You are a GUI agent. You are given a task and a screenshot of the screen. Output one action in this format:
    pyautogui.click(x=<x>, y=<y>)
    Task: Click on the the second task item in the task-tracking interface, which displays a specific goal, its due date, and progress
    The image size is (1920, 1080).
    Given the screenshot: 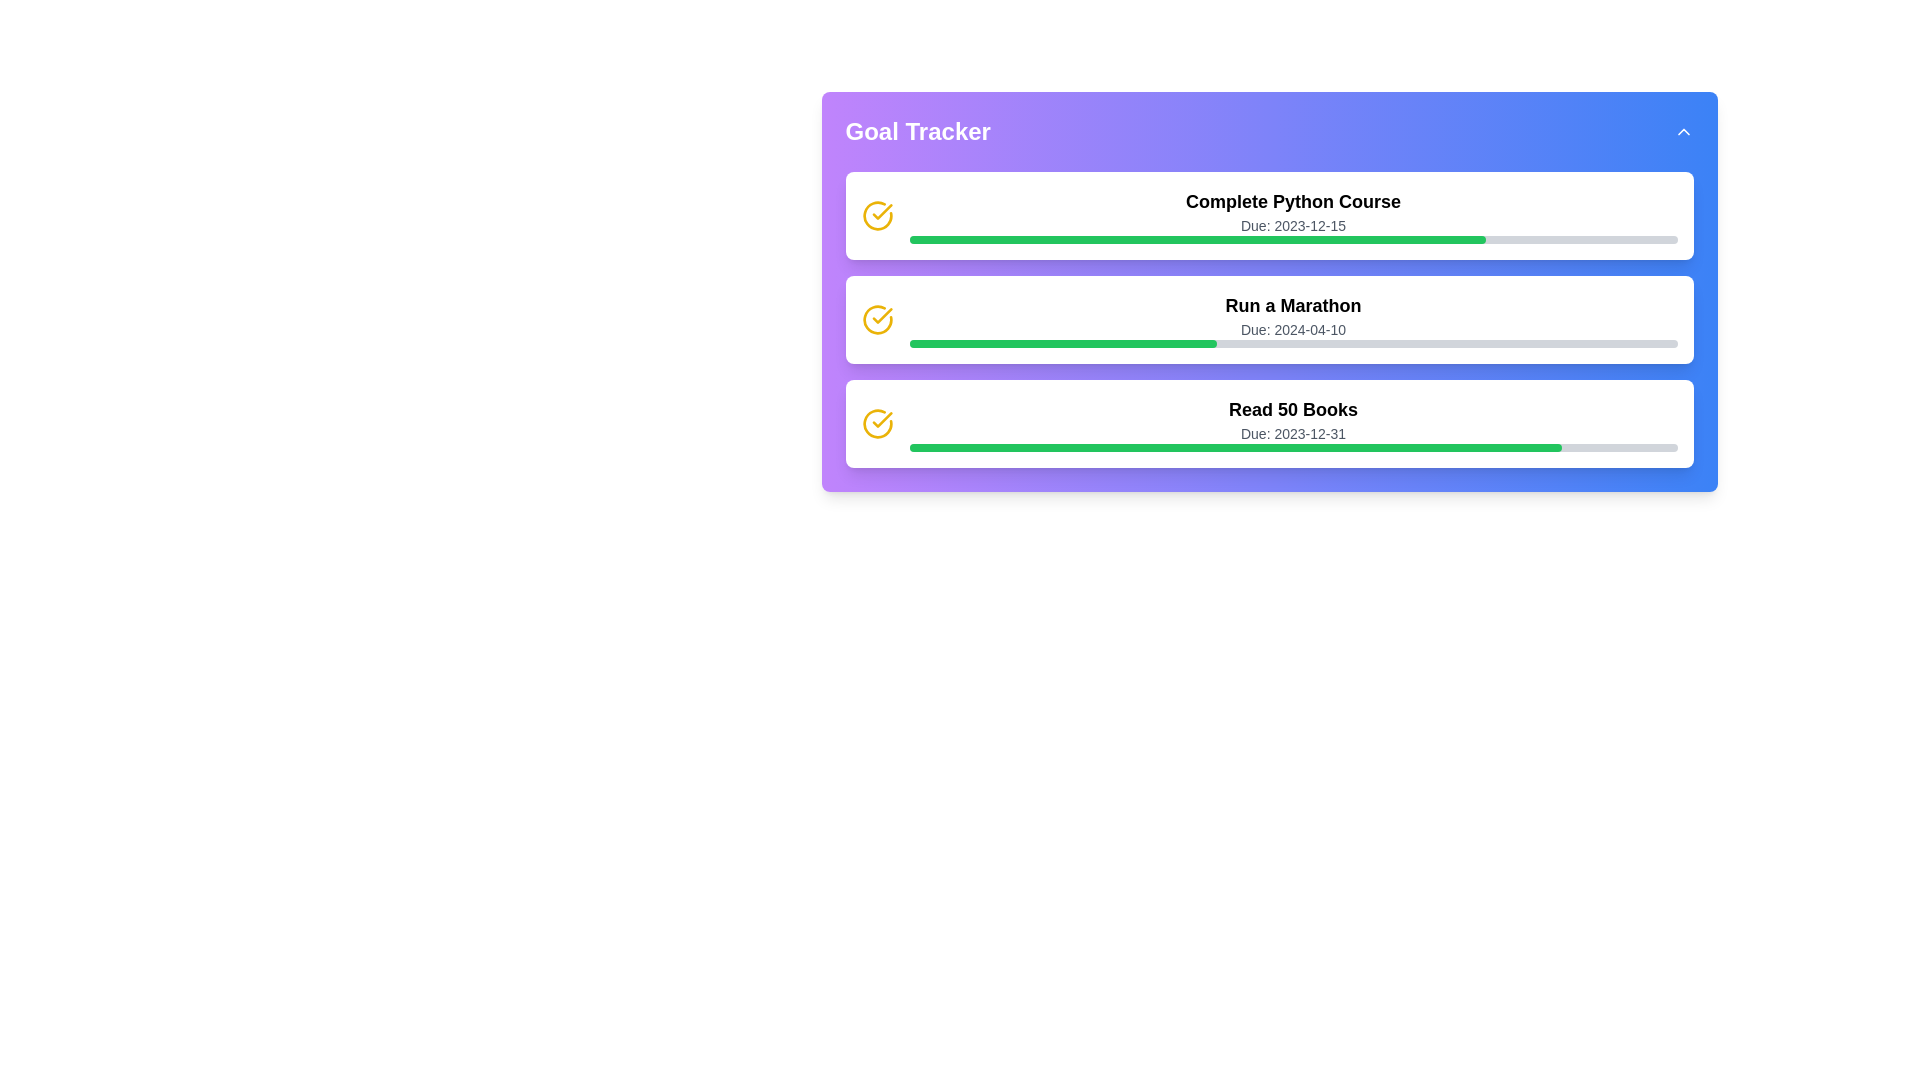 What is the action you would take?
    pyautogui.click(x=1268, y=292)
    